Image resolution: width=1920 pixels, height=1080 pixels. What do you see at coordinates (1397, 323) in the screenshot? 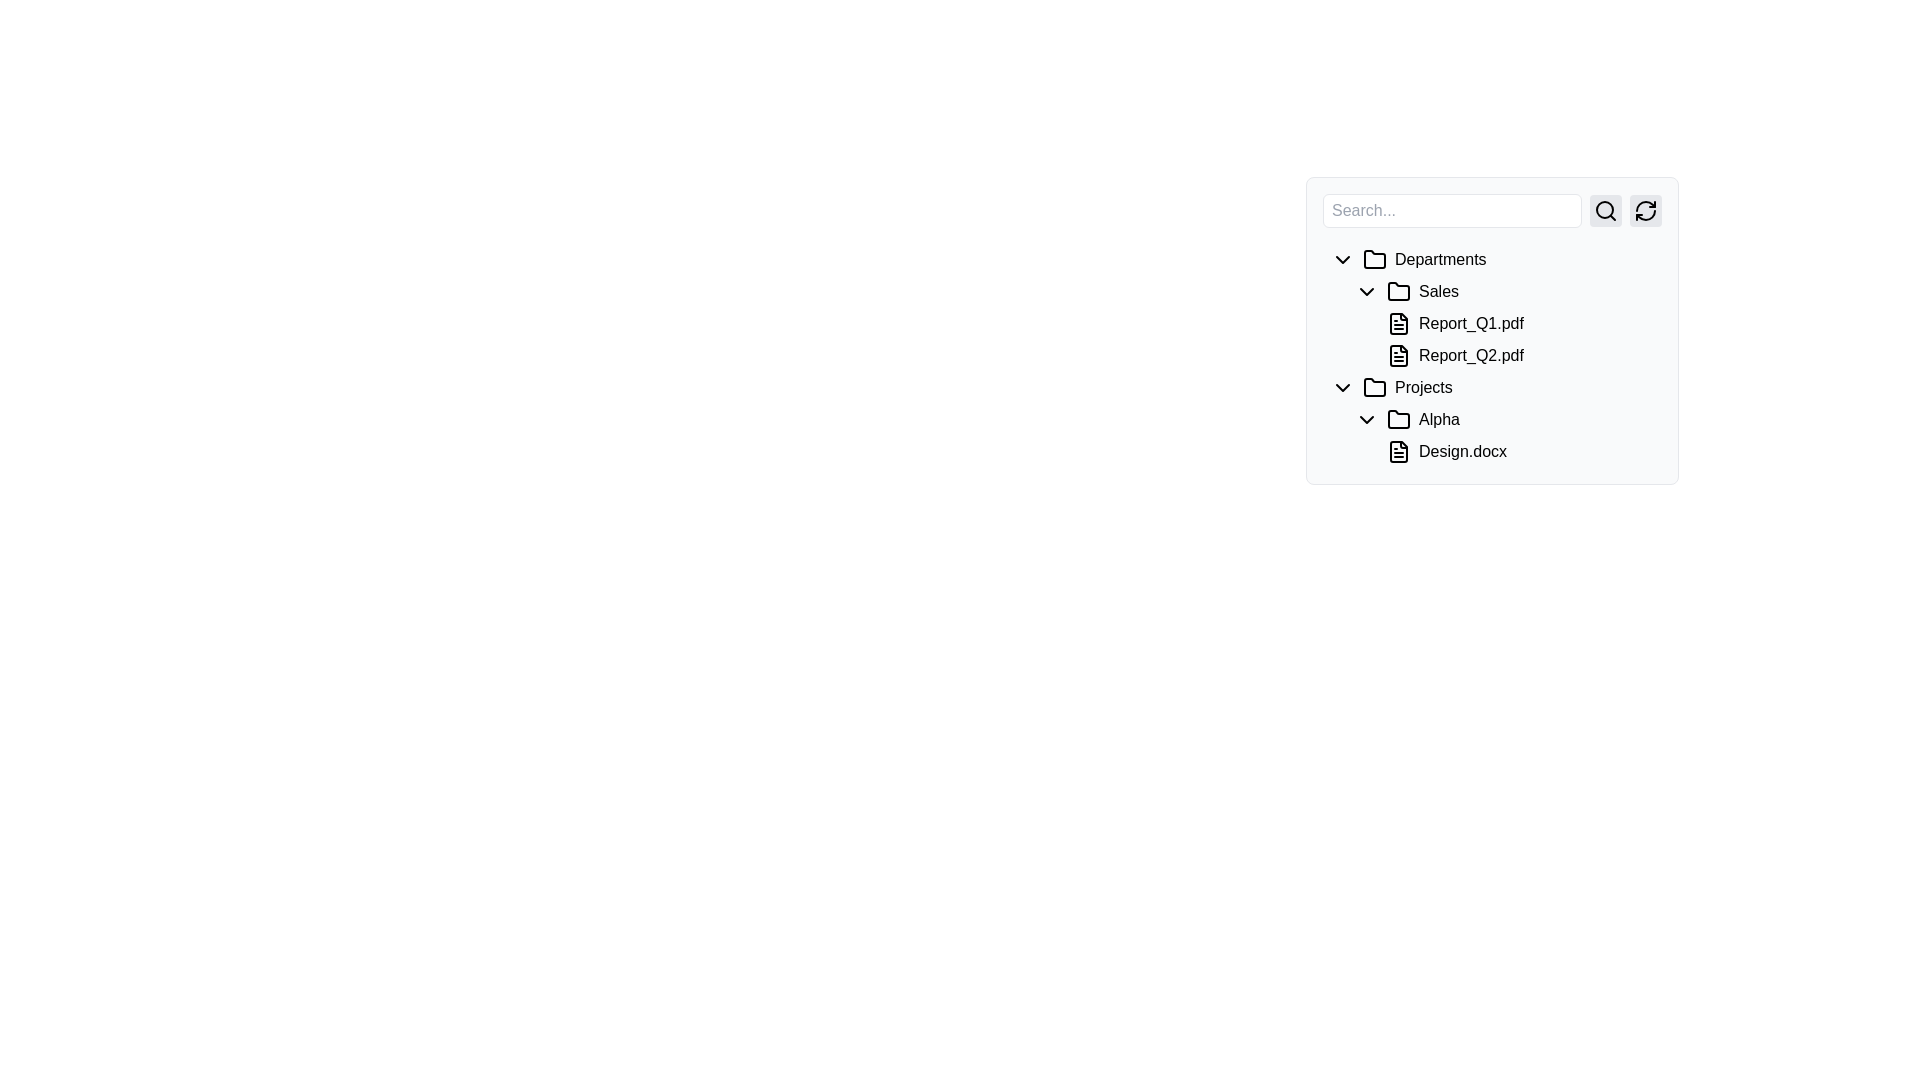
I see `the SVG icon resembling a file document located next to the label 'Report_Q1.pdf'` at bounding box center [1397, 323].